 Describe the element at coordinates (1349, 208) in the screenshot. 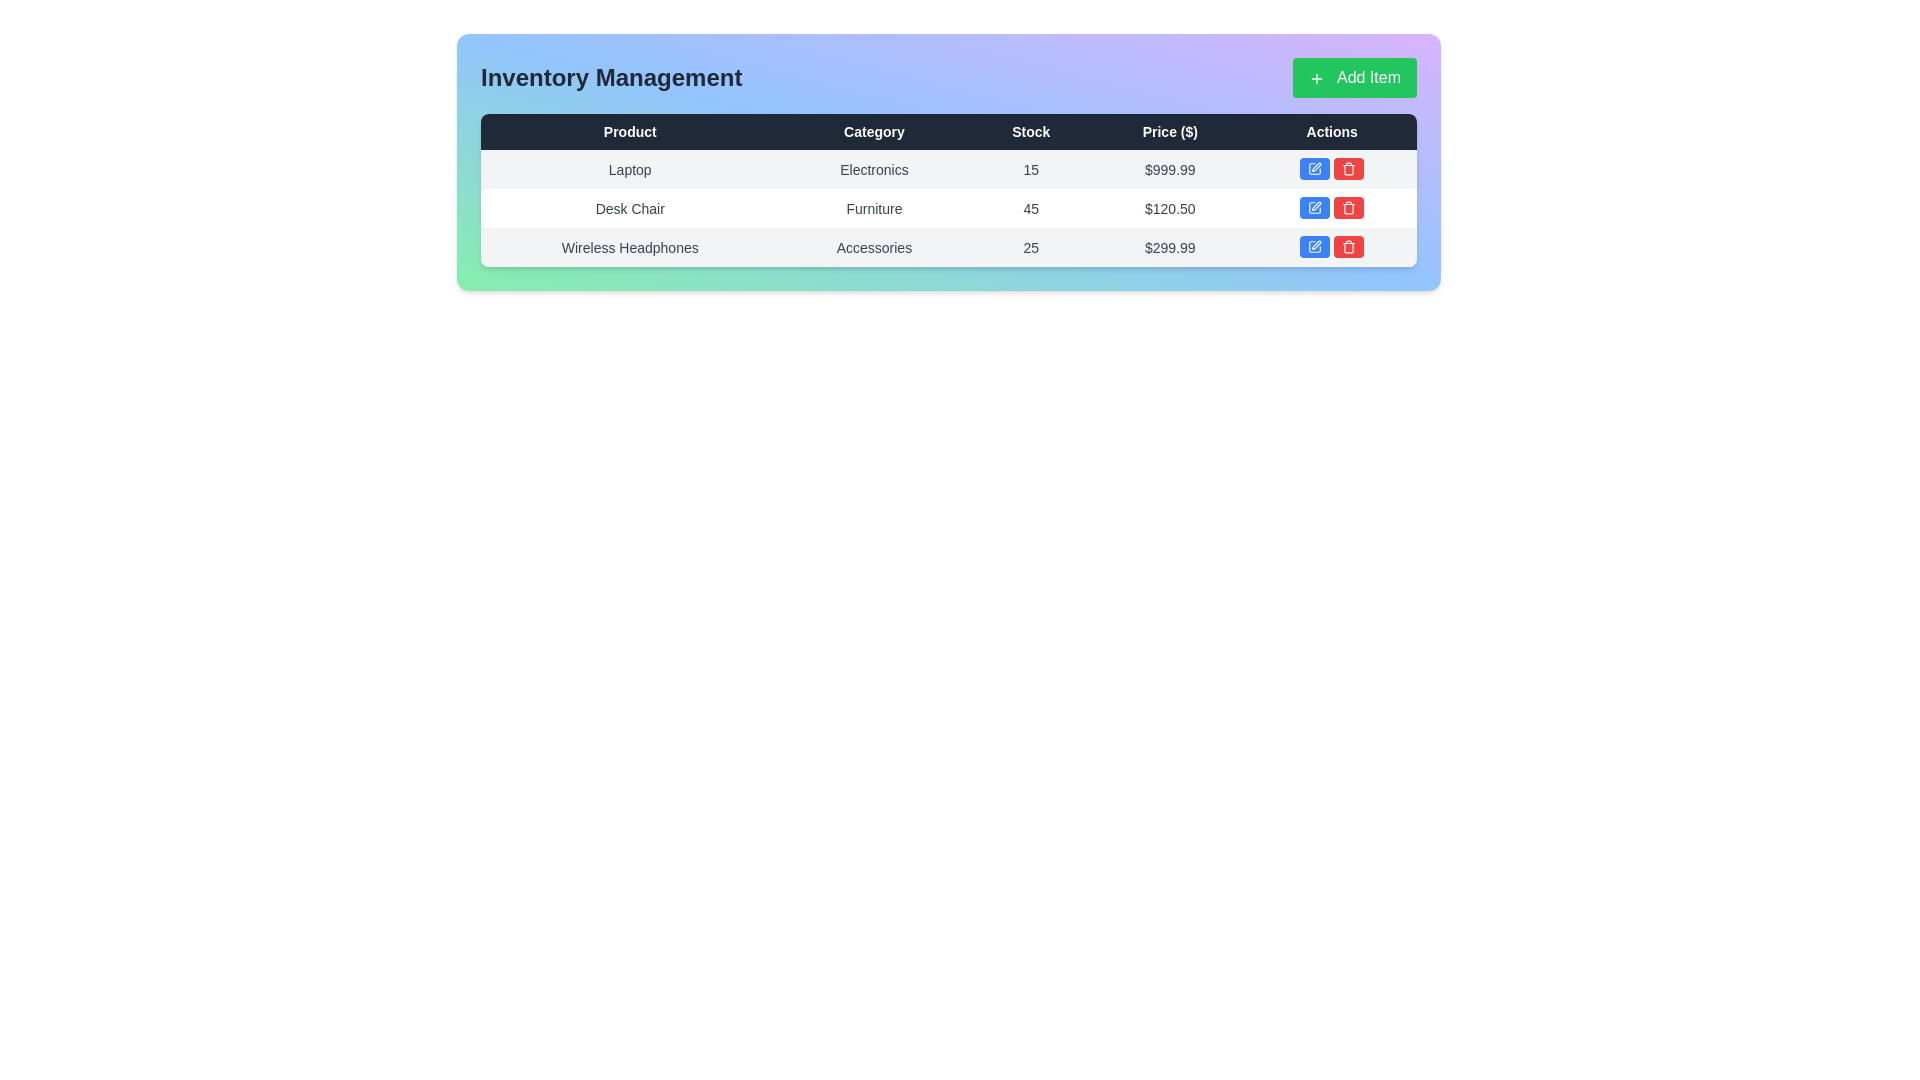

I see `the delete button with a red background and a trash can icon, located in the Actions column of the table's second row` at that location.